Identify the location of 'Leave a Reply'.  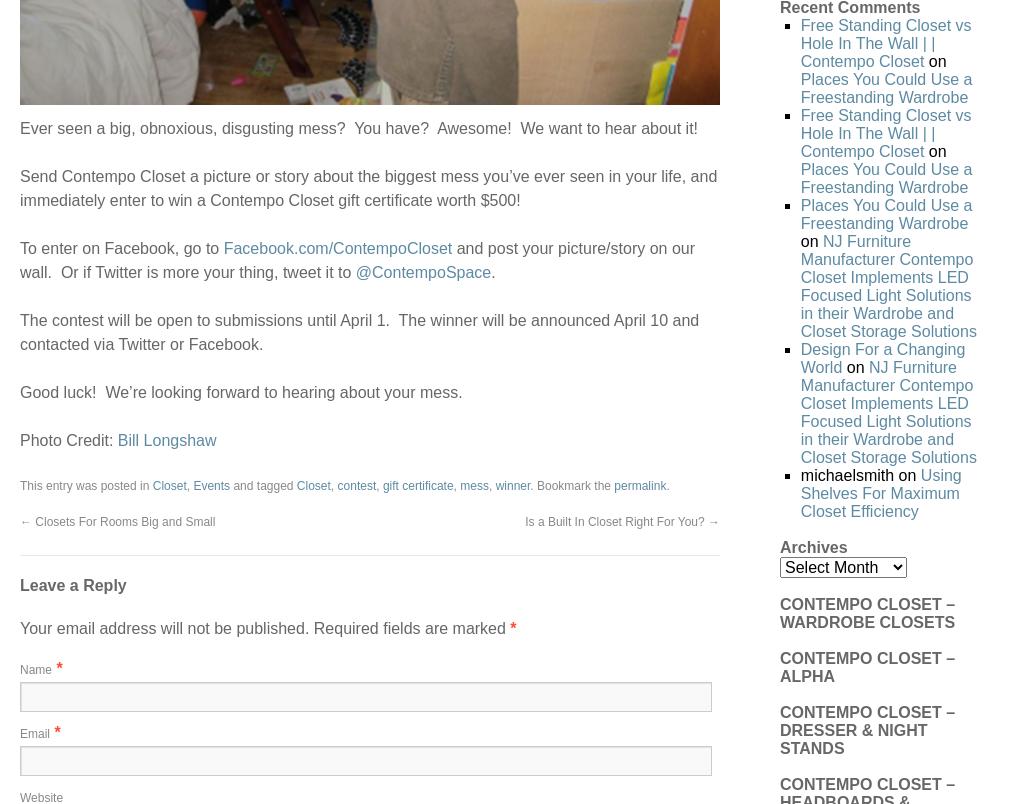
(73, 583).